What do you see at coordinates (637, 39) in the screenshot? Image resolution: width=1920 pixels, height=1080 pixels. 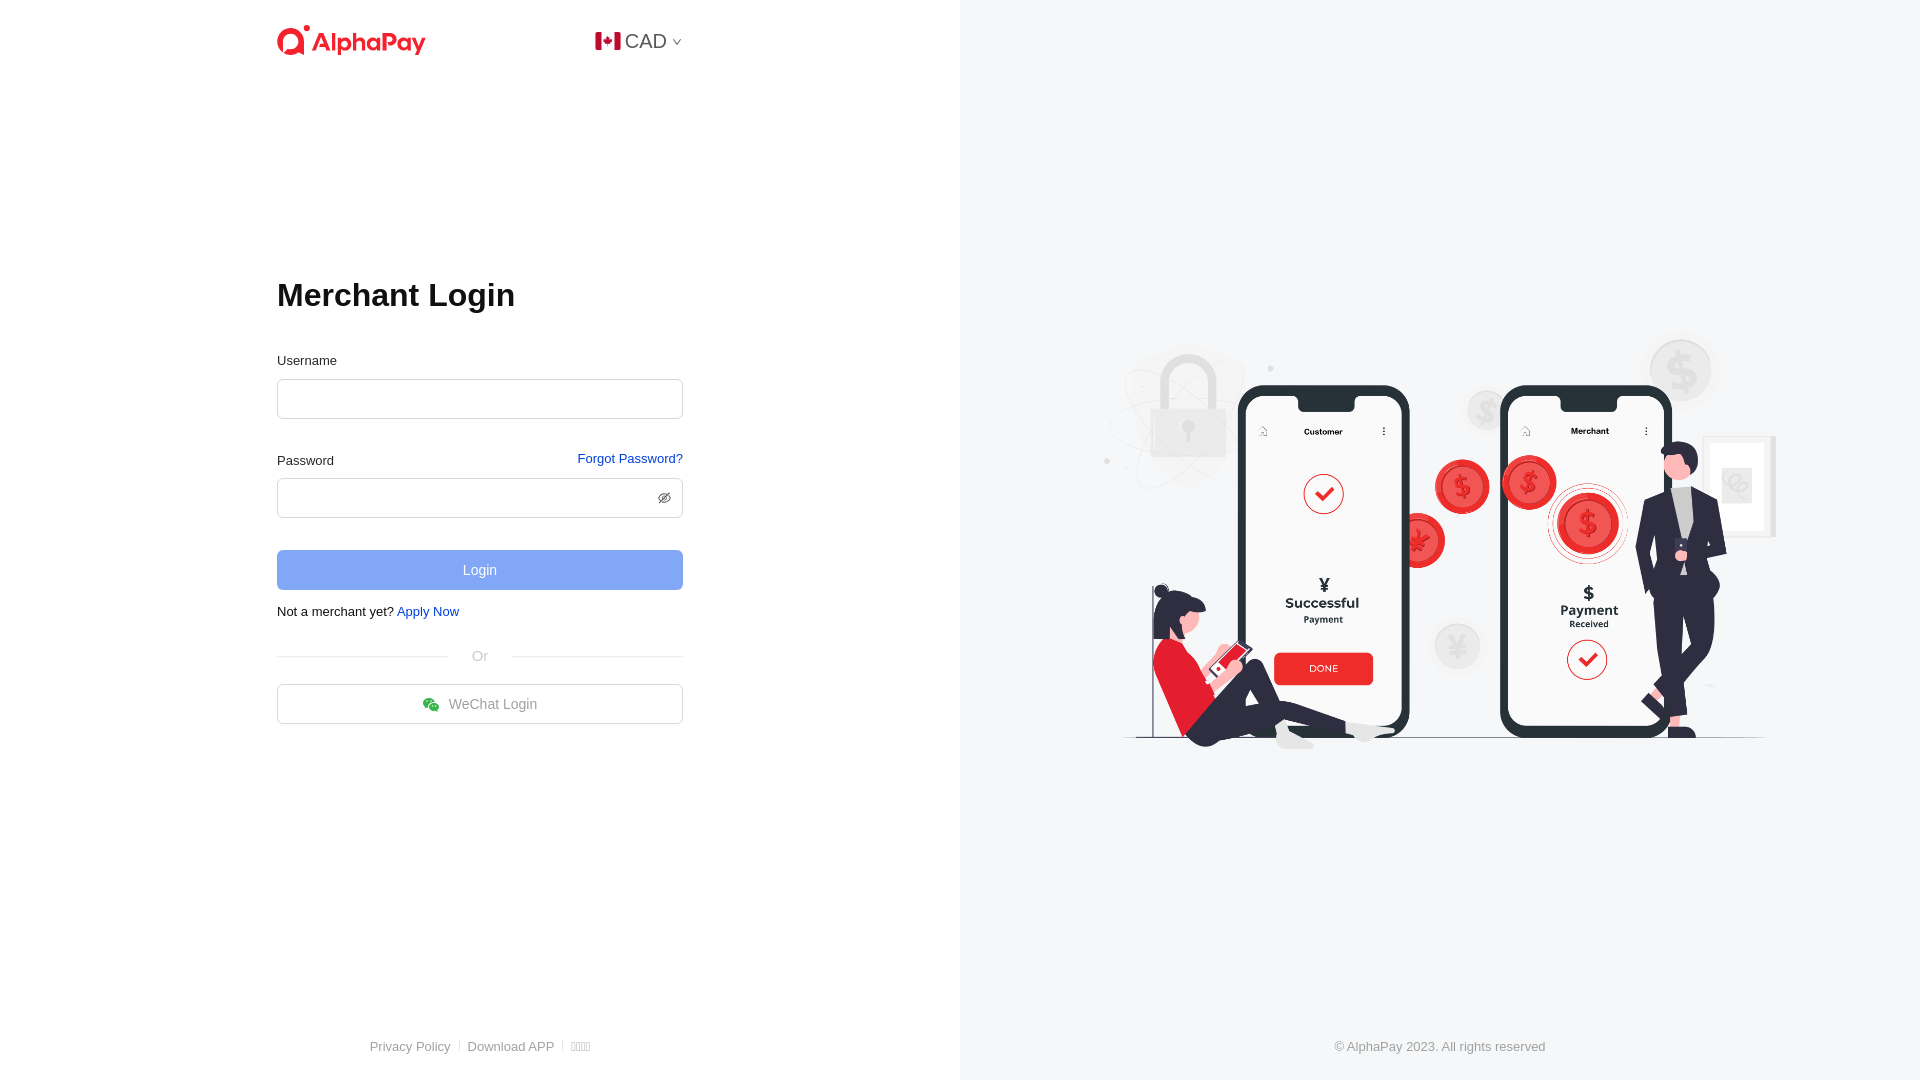 I see `'CAD'` at bounding box center [637, 39].